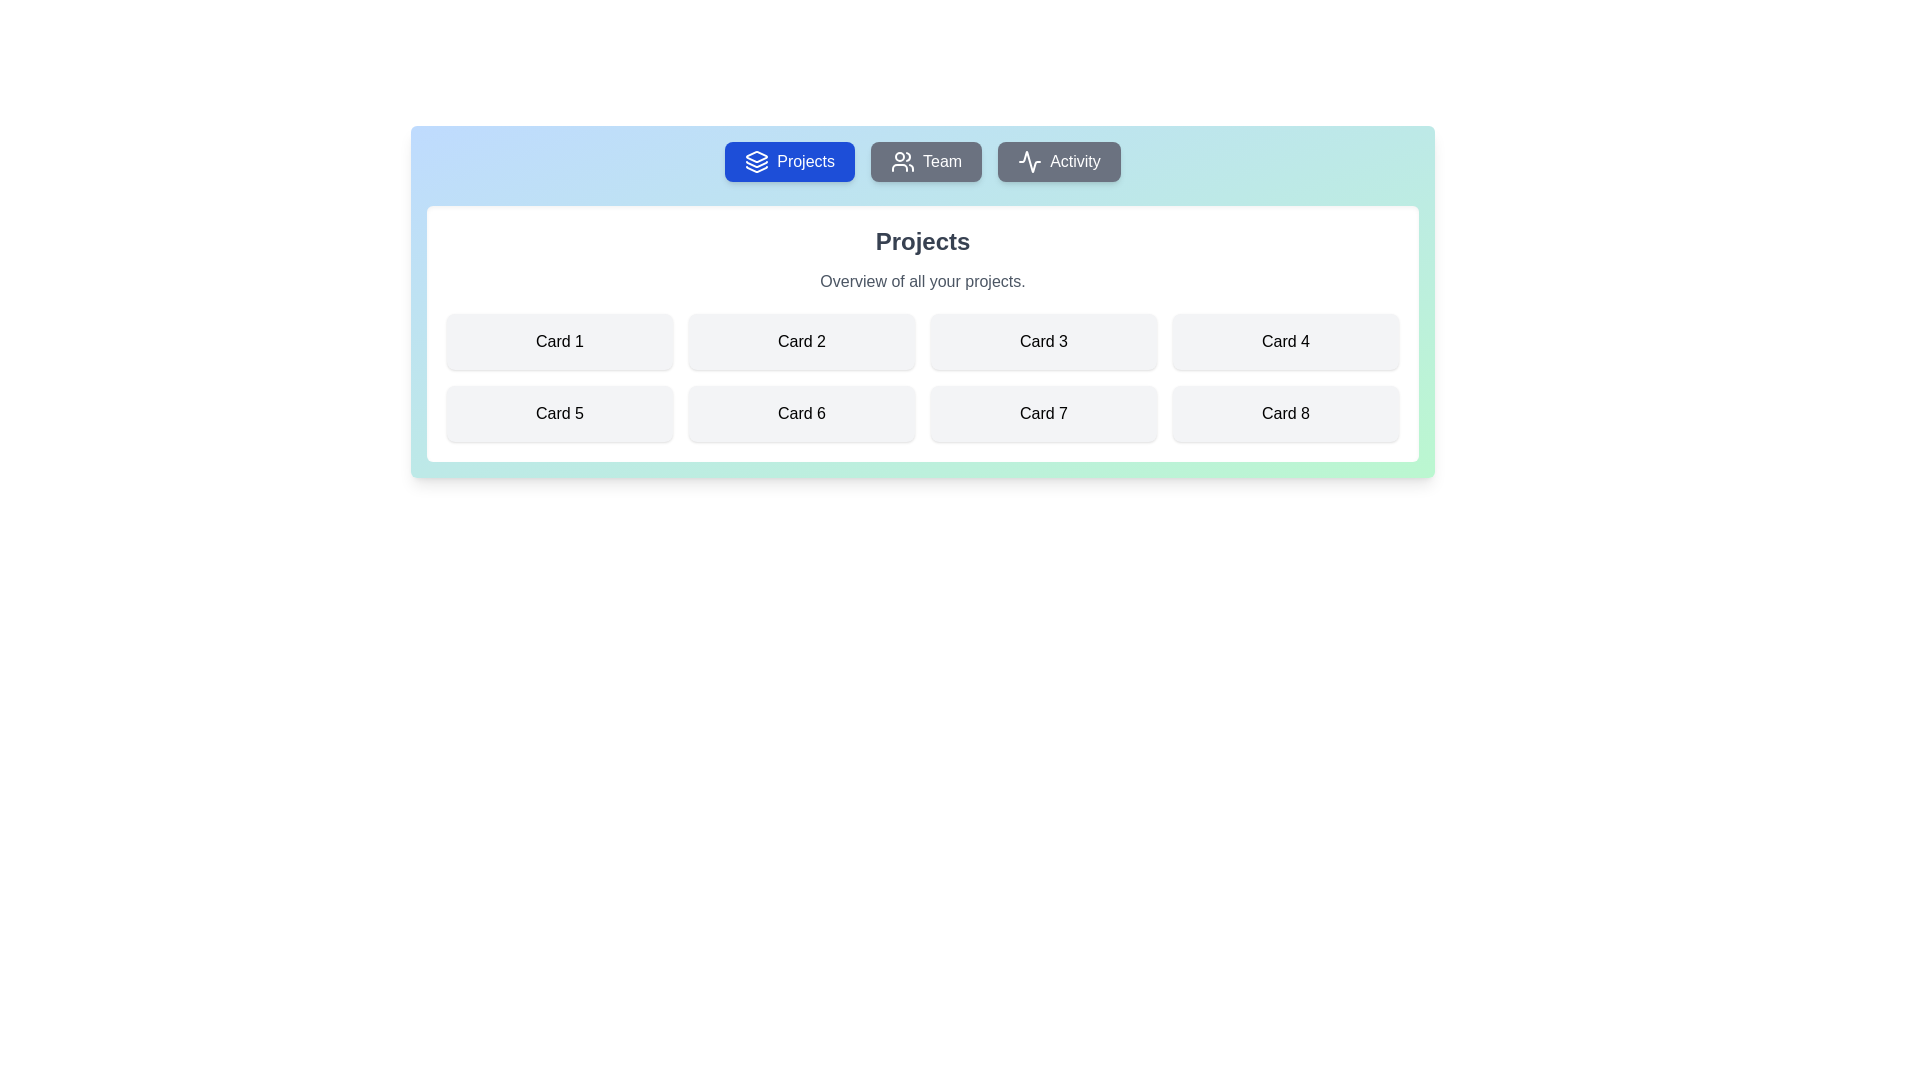 The height and width of the screenshot is (1080, 1920). I want to click on the Activity tab by clicking on its corresponding button, so click(1058, 161).